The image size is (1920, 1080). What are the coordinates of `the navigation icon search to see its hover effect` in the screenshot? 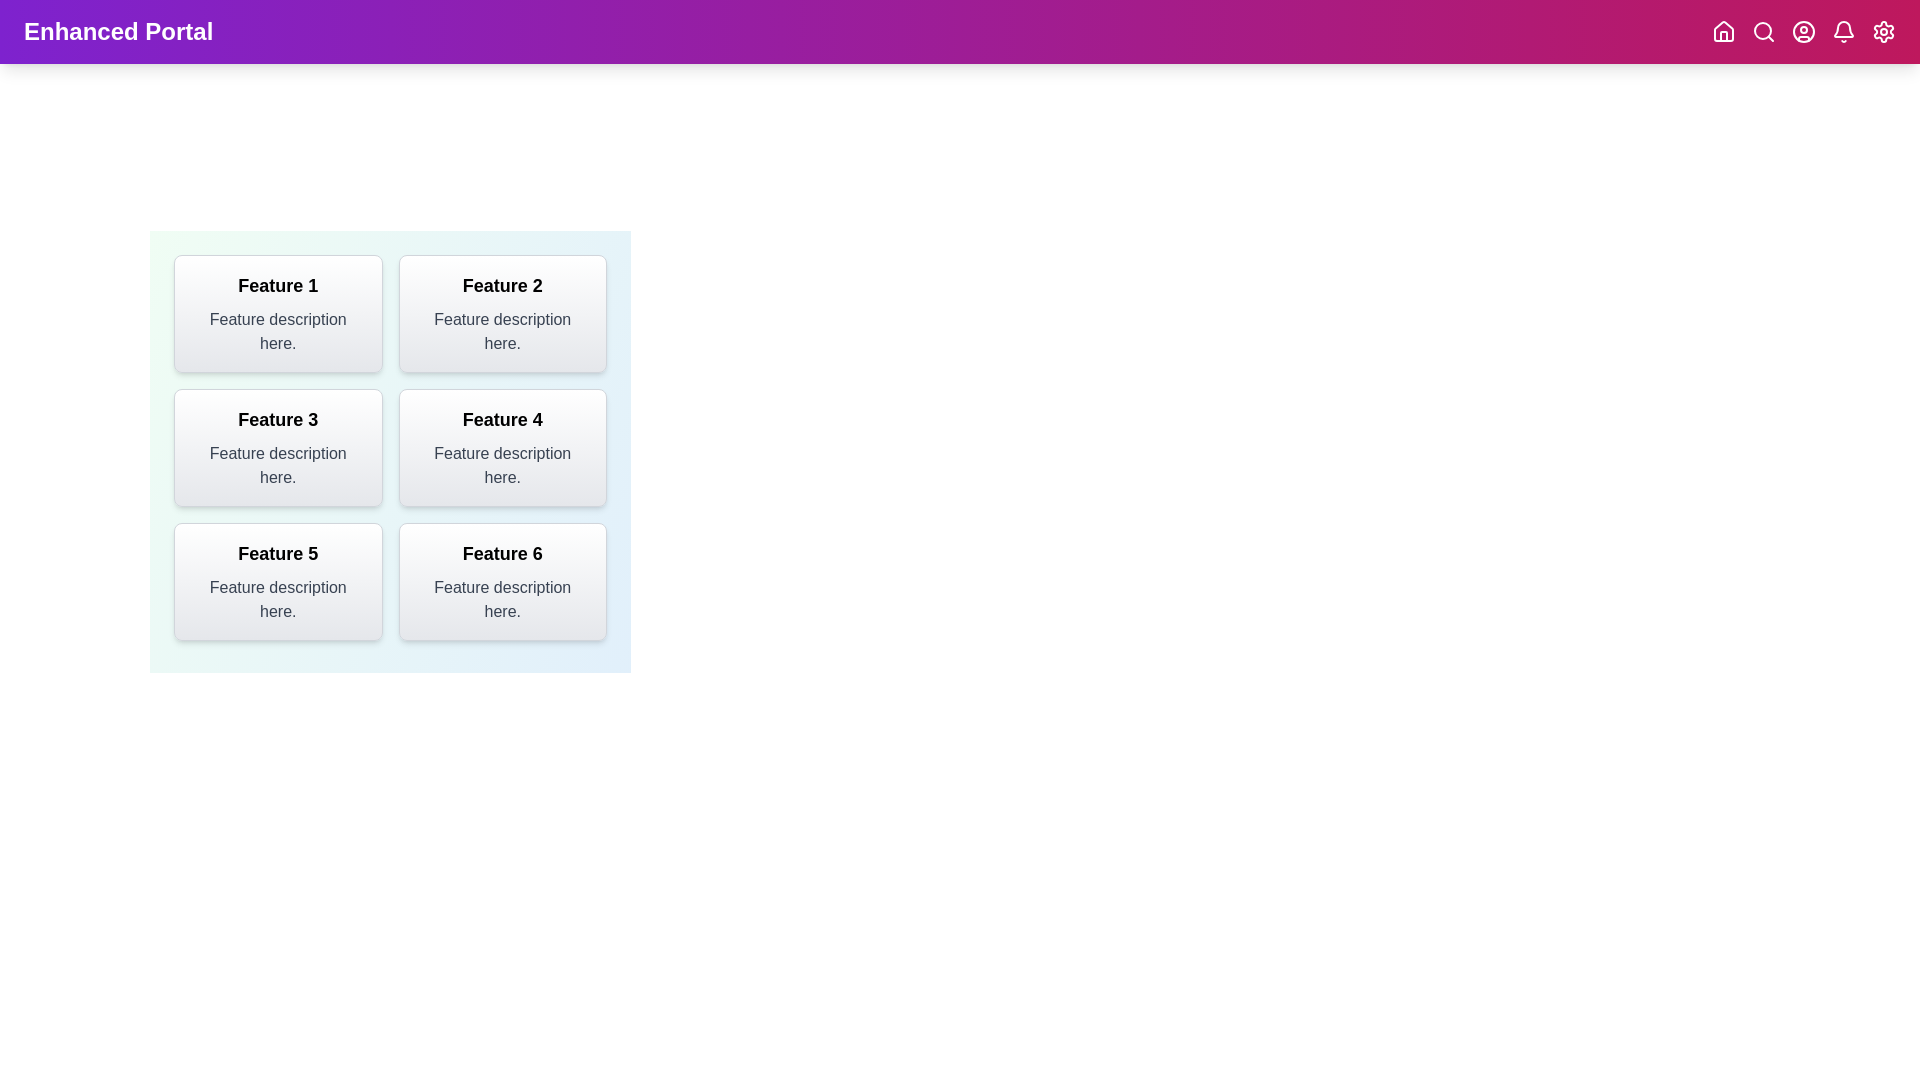 It's located at (1763, 31).